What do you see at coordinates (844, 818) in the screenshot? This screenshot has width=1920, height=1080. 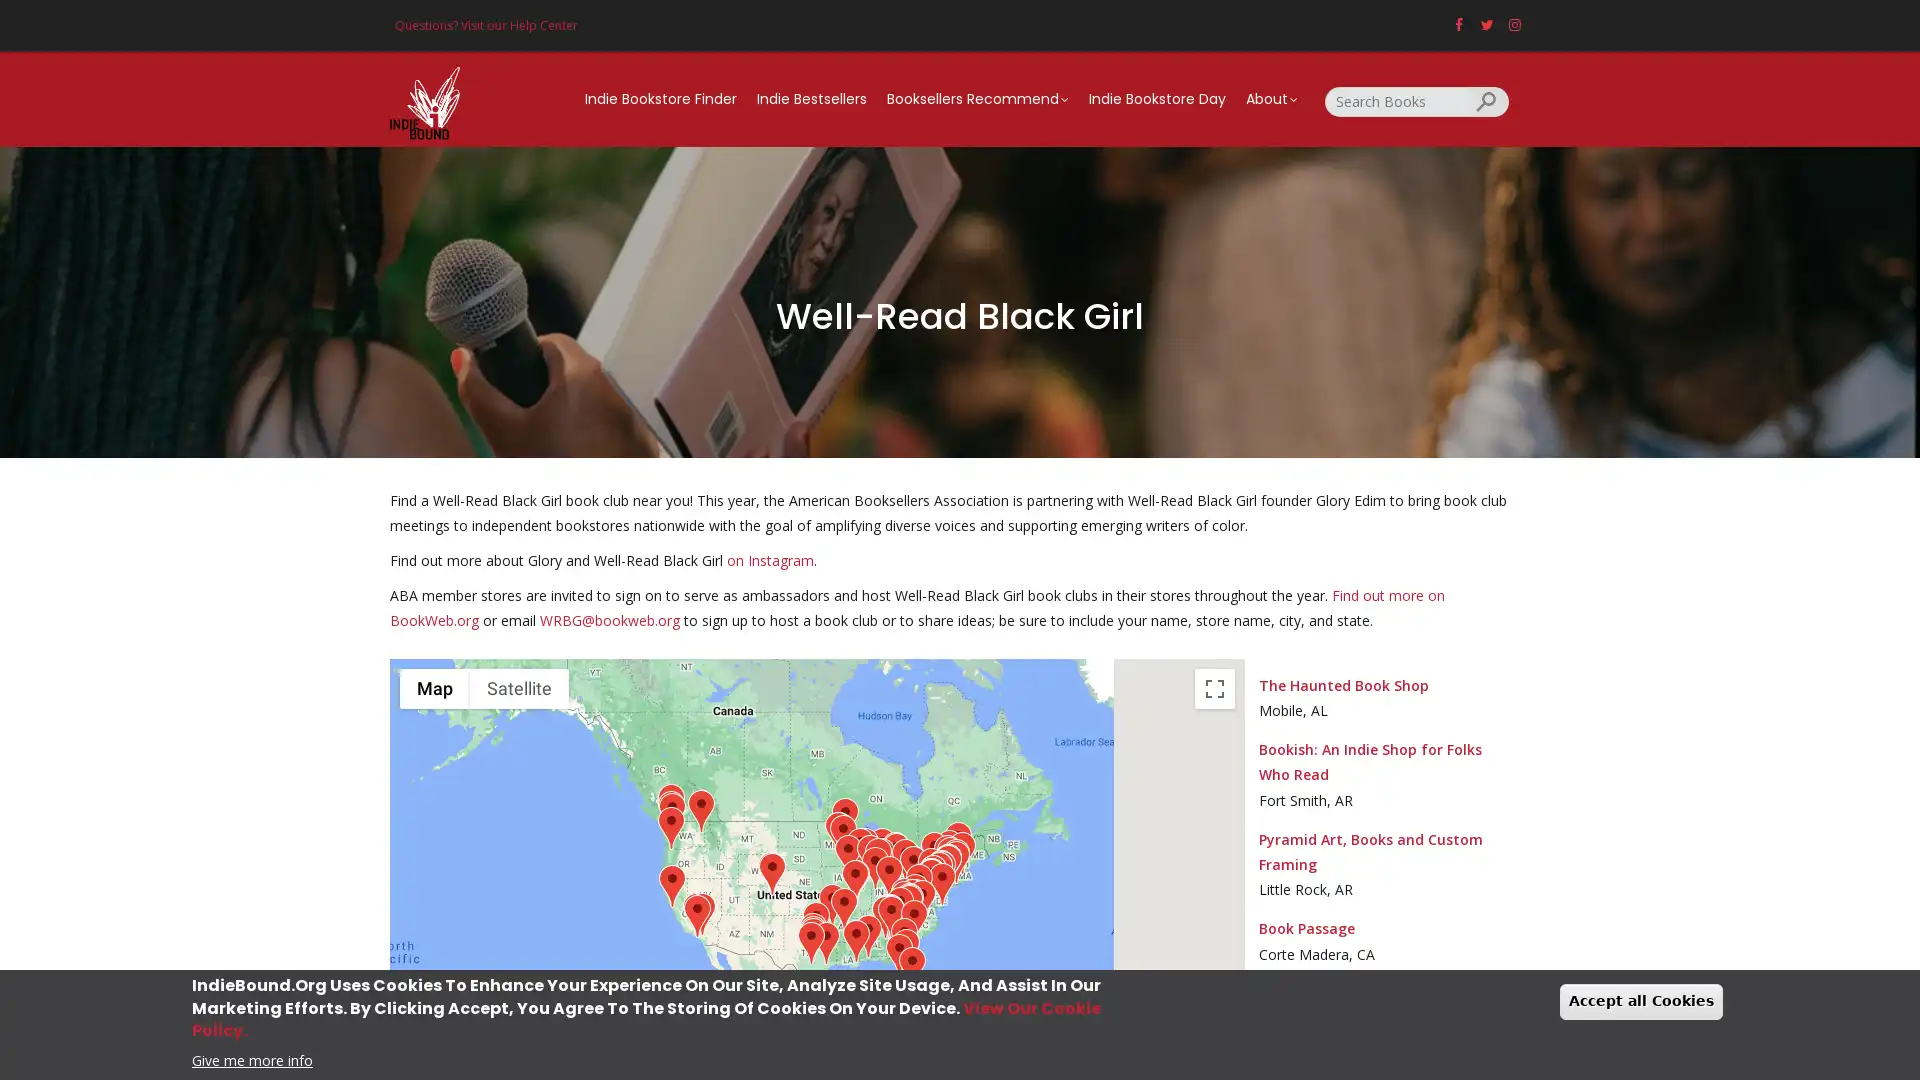 I see `Zenith Bookstore` at bounding box center [844, 818].